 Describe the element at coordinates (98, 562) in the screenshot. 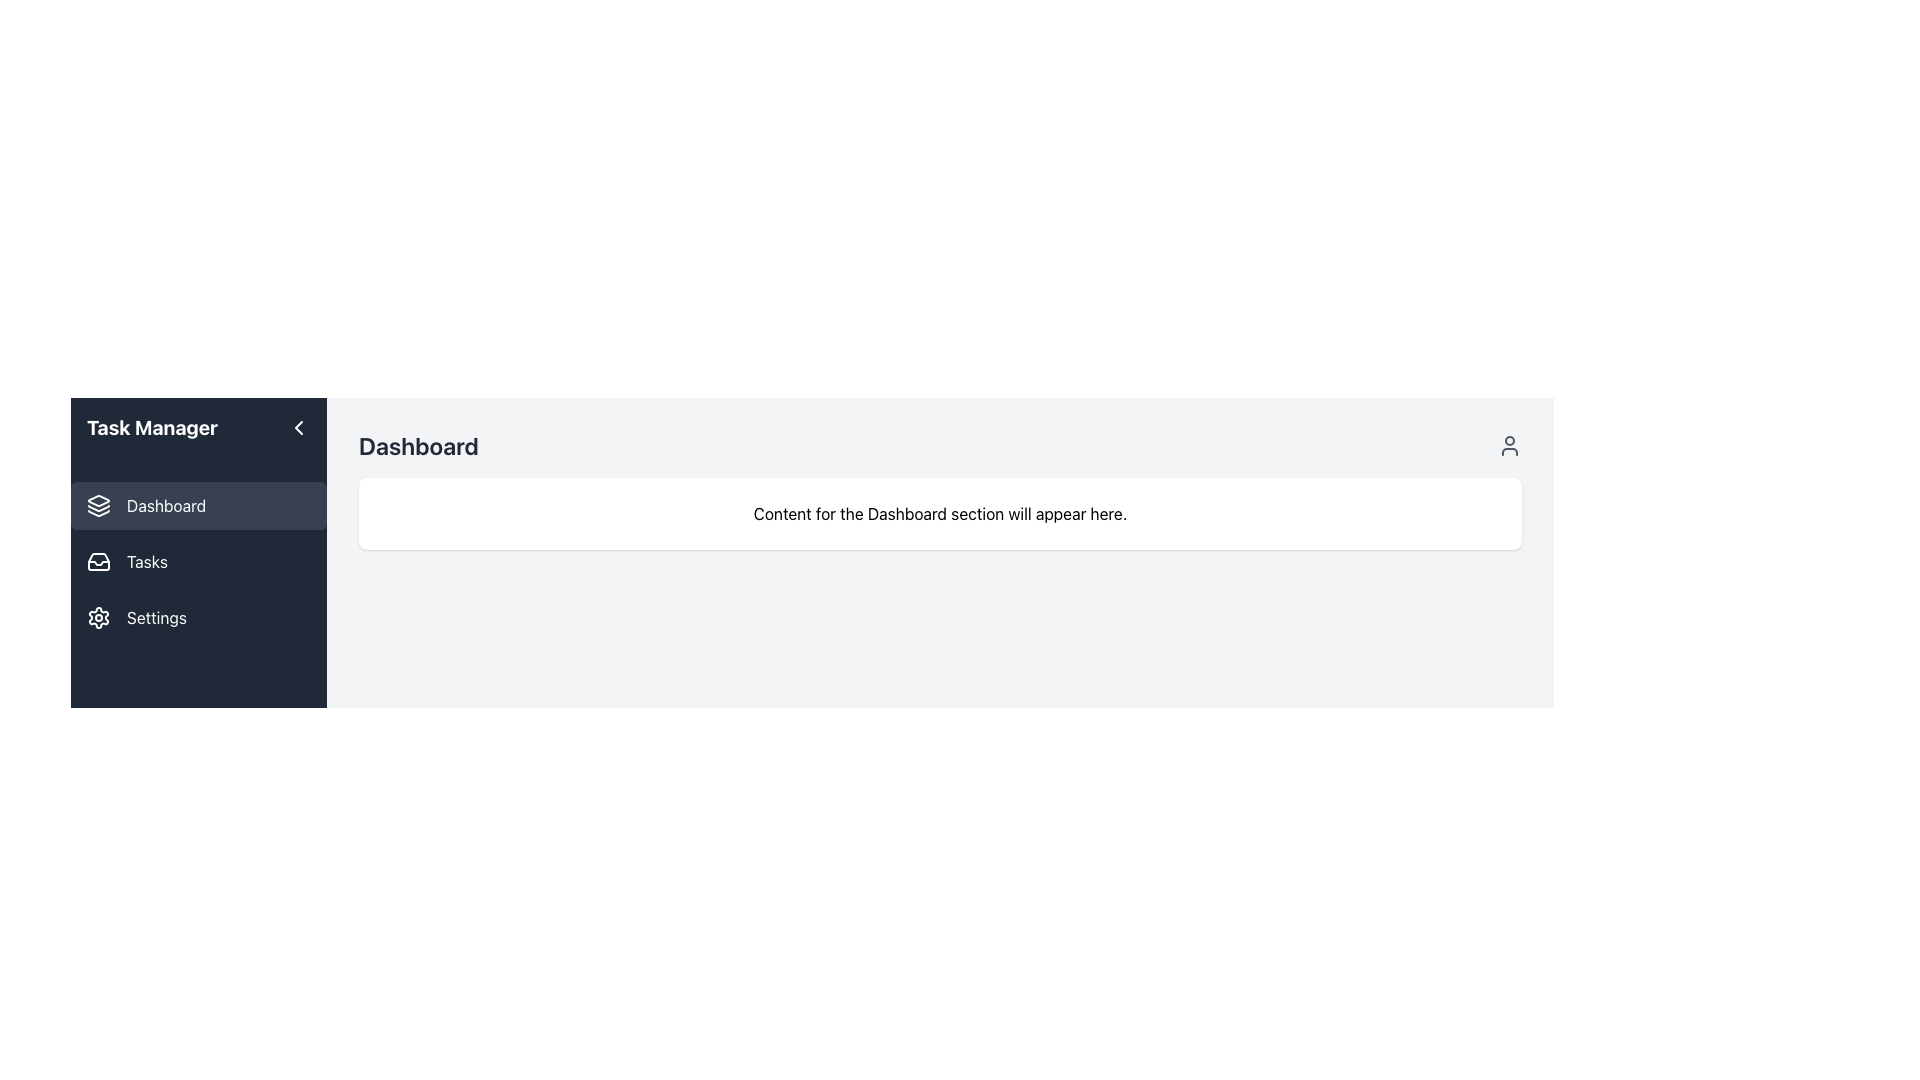

I see `the 'Tasks' menu entry icon, which is the second item in the vertical navigation menu on the left side of the application interface` at that location.